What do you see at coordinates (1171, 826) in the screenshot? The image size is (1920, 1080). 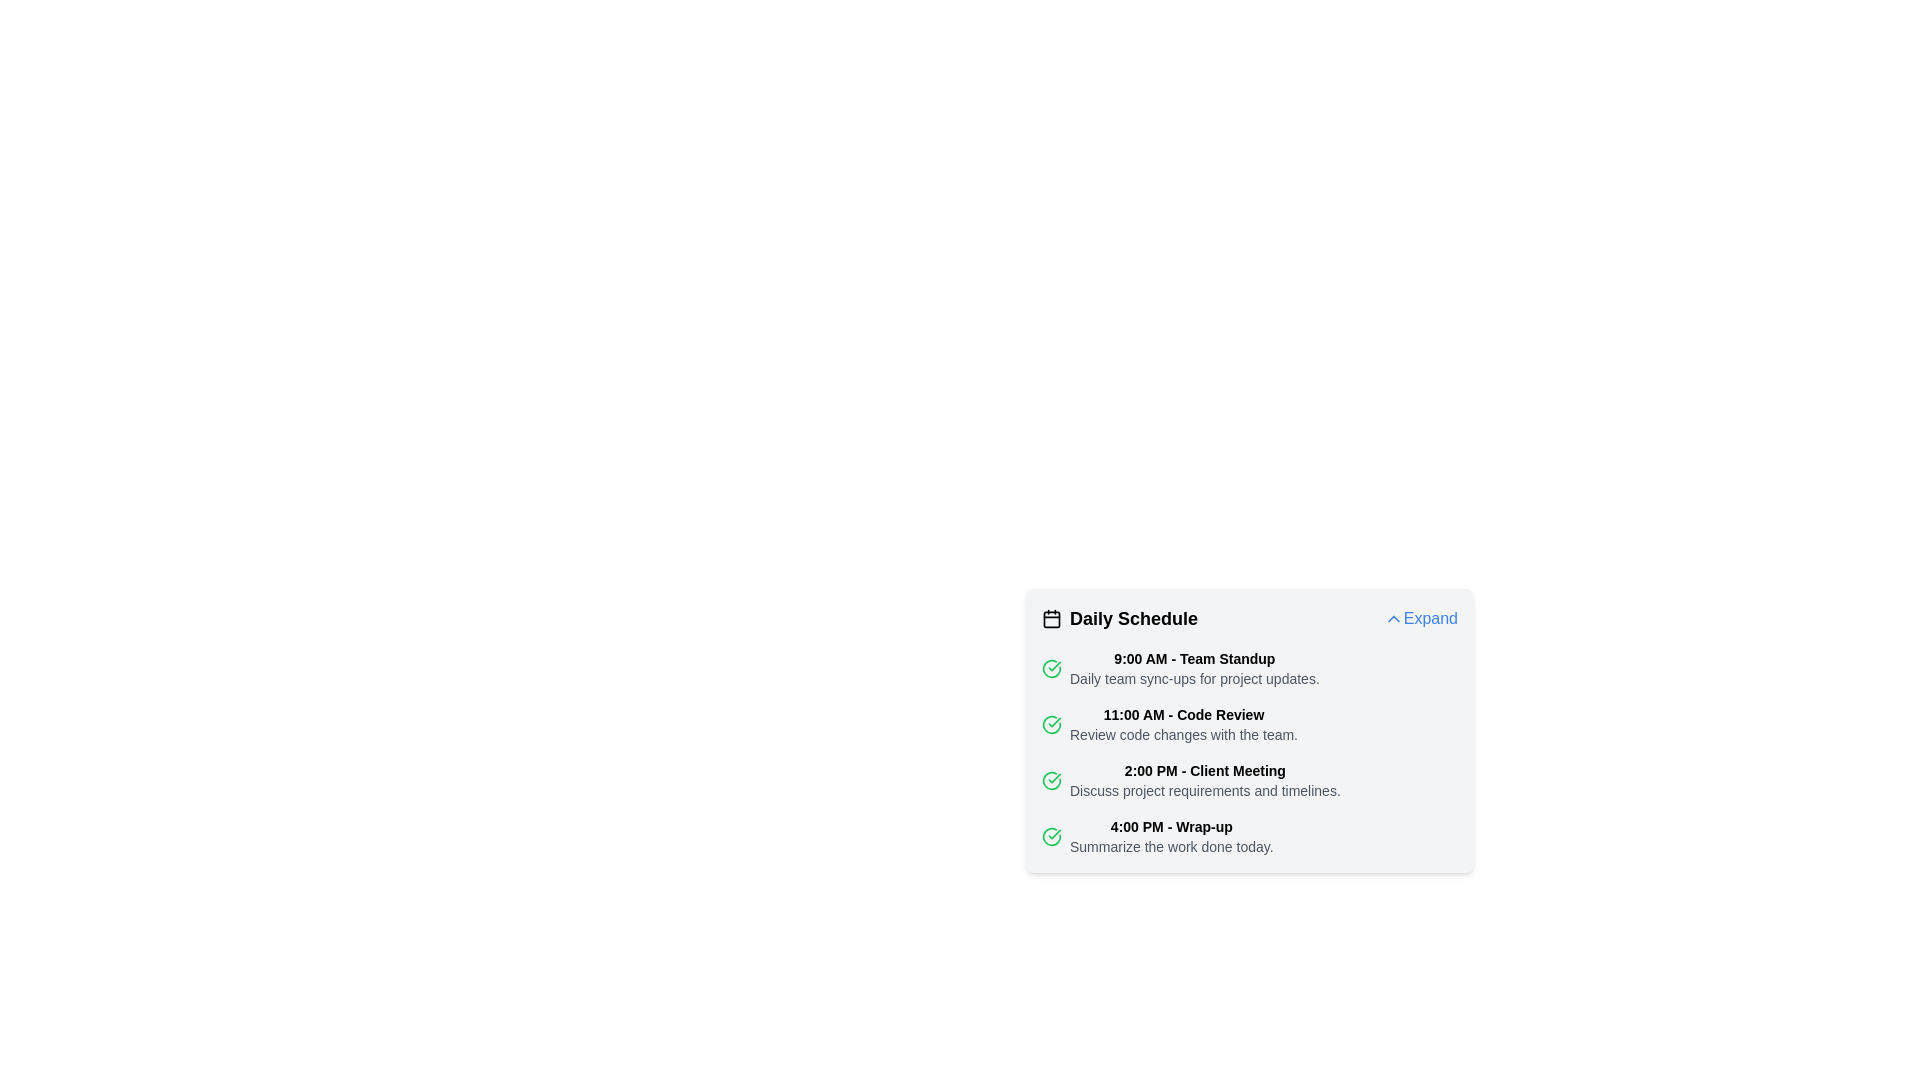 I see `the text label that presents the time and title of a meeting or activity in the daily schedule list` at bounding box center [1171, 826].